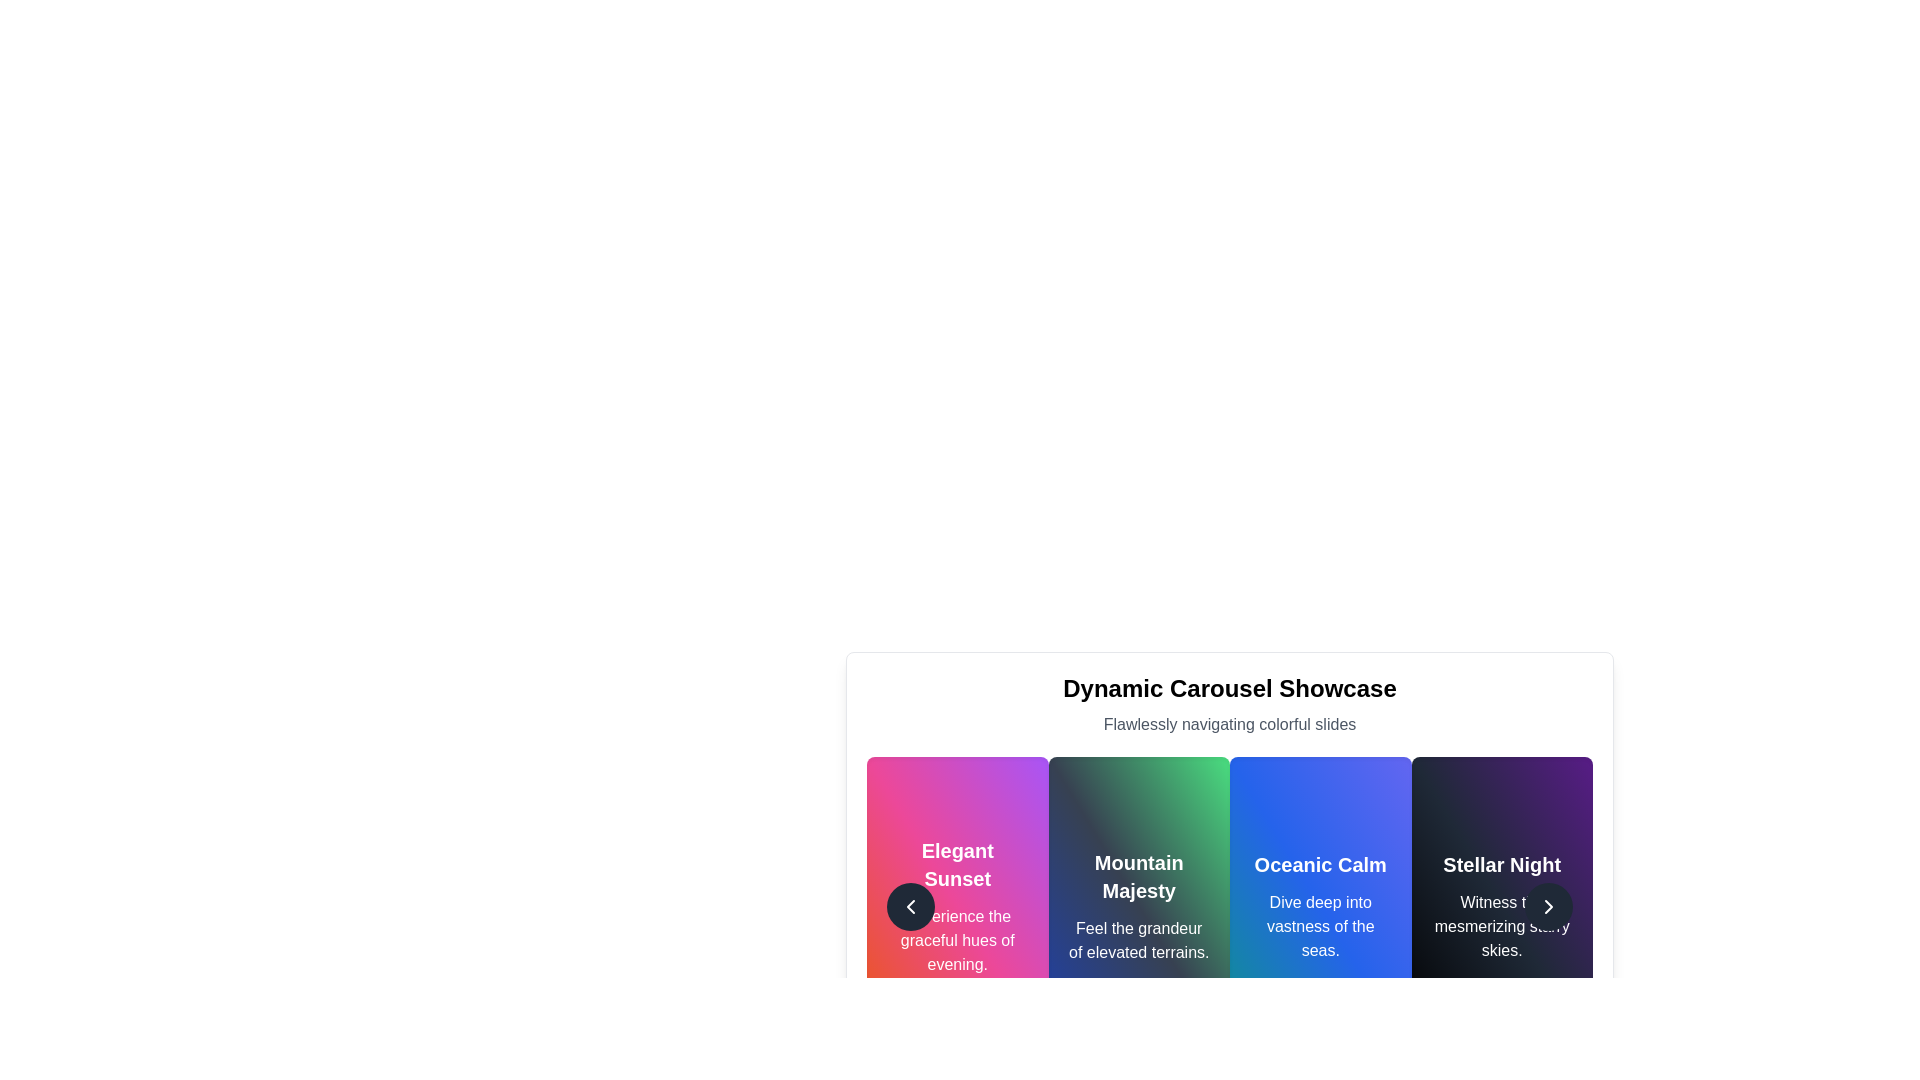 This screenshot has height=1080, width=1920. Describe the element at coordinates (1139, 875) in the screenshot. I see `the title text 'Mountain Majesty' which is styled with a large, bold font and located at the top-center of a colorful card with a gradient background` at that location.